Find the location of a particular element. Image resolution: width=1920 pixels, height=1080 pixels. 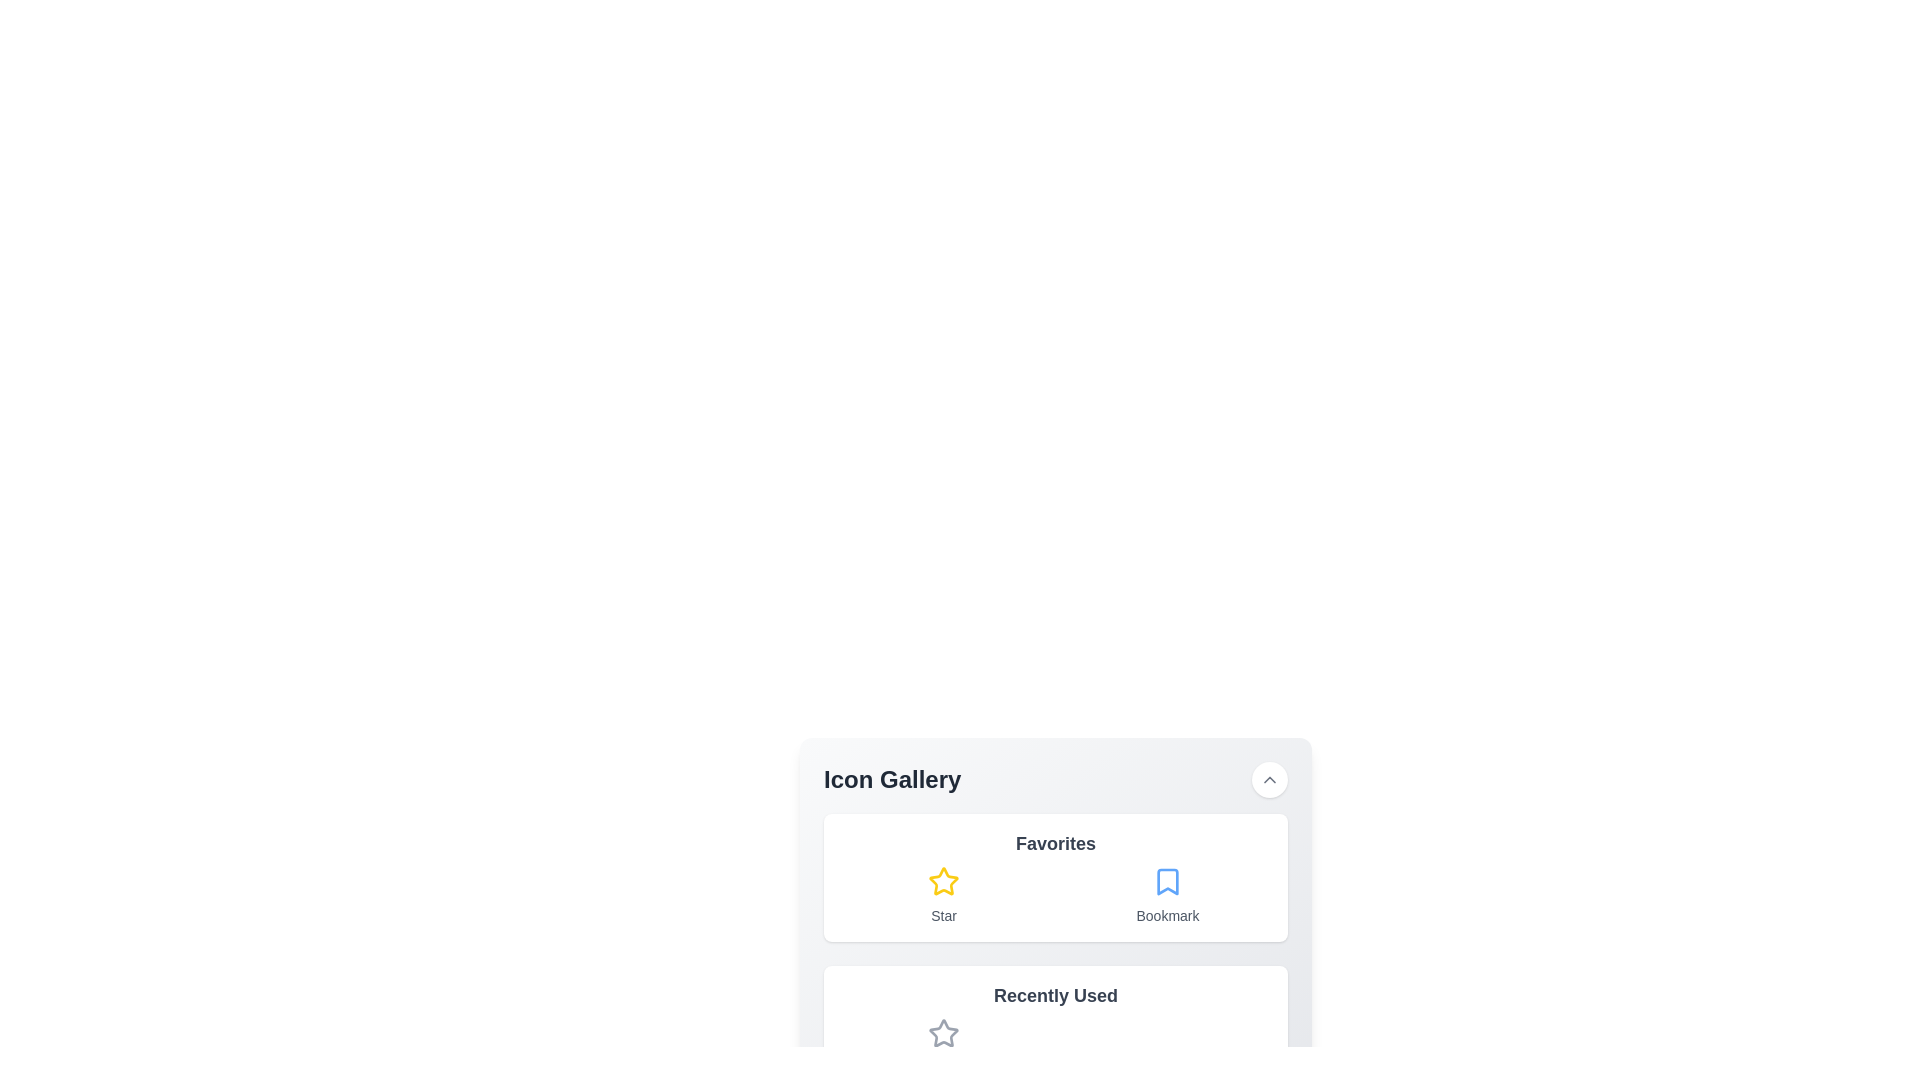

the non-interactive text label located at the top-left area of the header section, which serves as a heading for the content is located at coordinates (891, 778).